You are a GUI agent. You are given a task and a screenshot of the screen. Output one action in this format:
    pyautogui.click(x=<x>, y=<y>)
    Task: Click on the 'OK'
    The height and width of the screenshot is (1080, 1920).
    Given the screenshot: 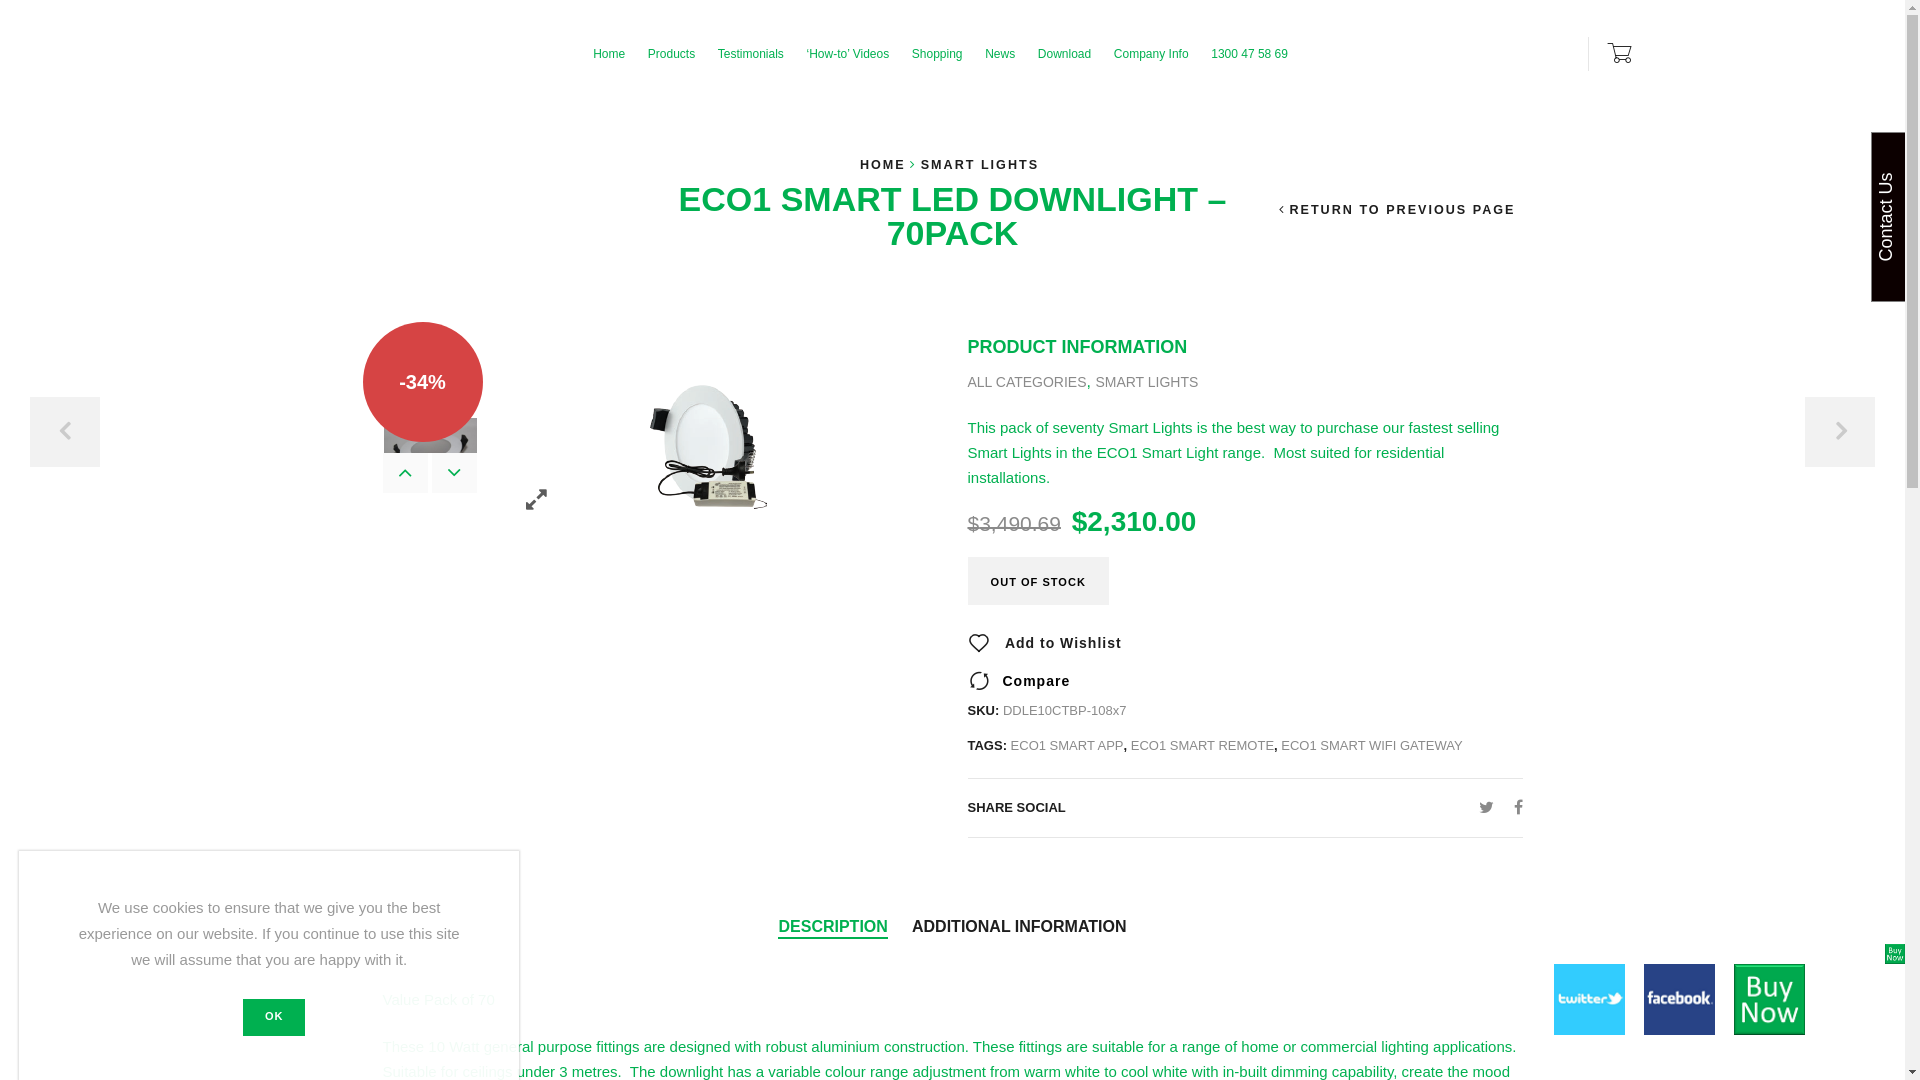 What is the action you would take?
    pyautogui.click(x=242, y=1017)
    